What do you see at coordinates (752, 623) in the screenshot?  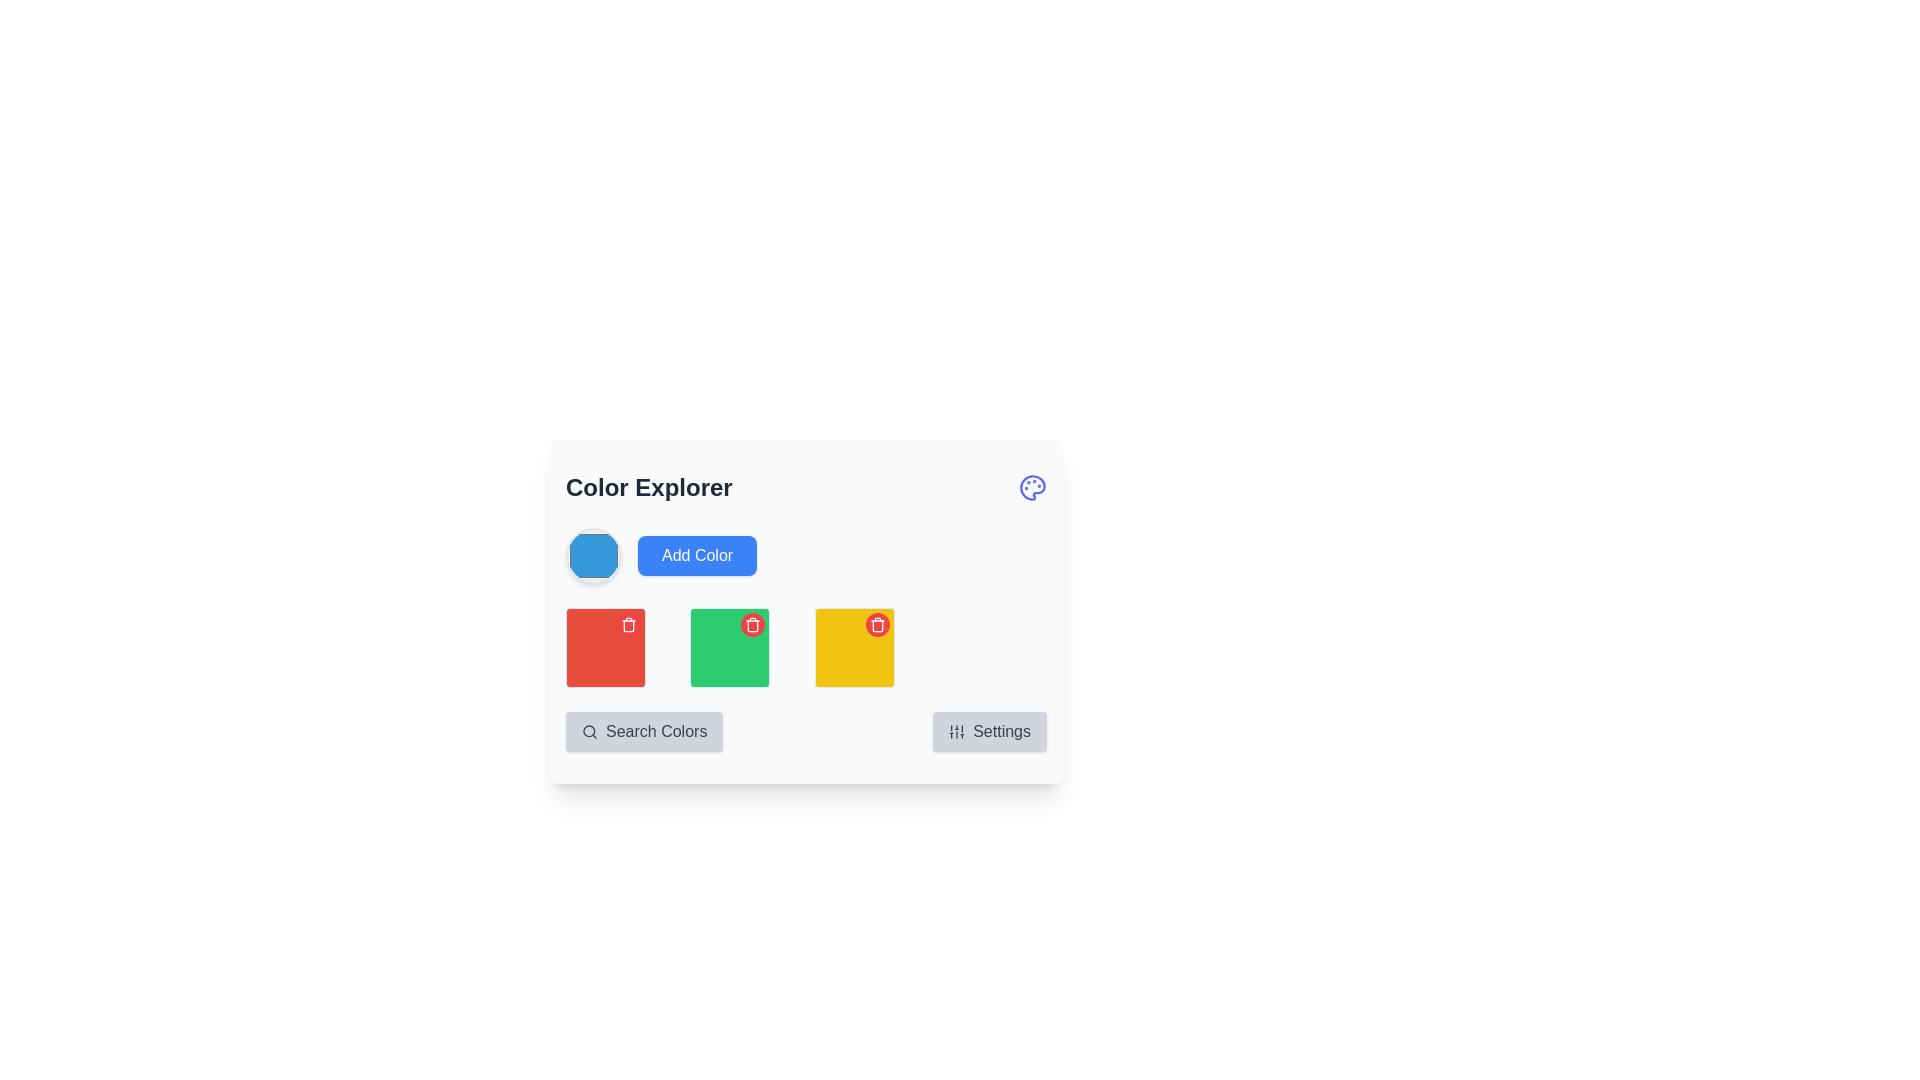 I see `the small, rounded red button with a white trash can icon in the top-right corner of the green square` at bounding box center [752, 623].